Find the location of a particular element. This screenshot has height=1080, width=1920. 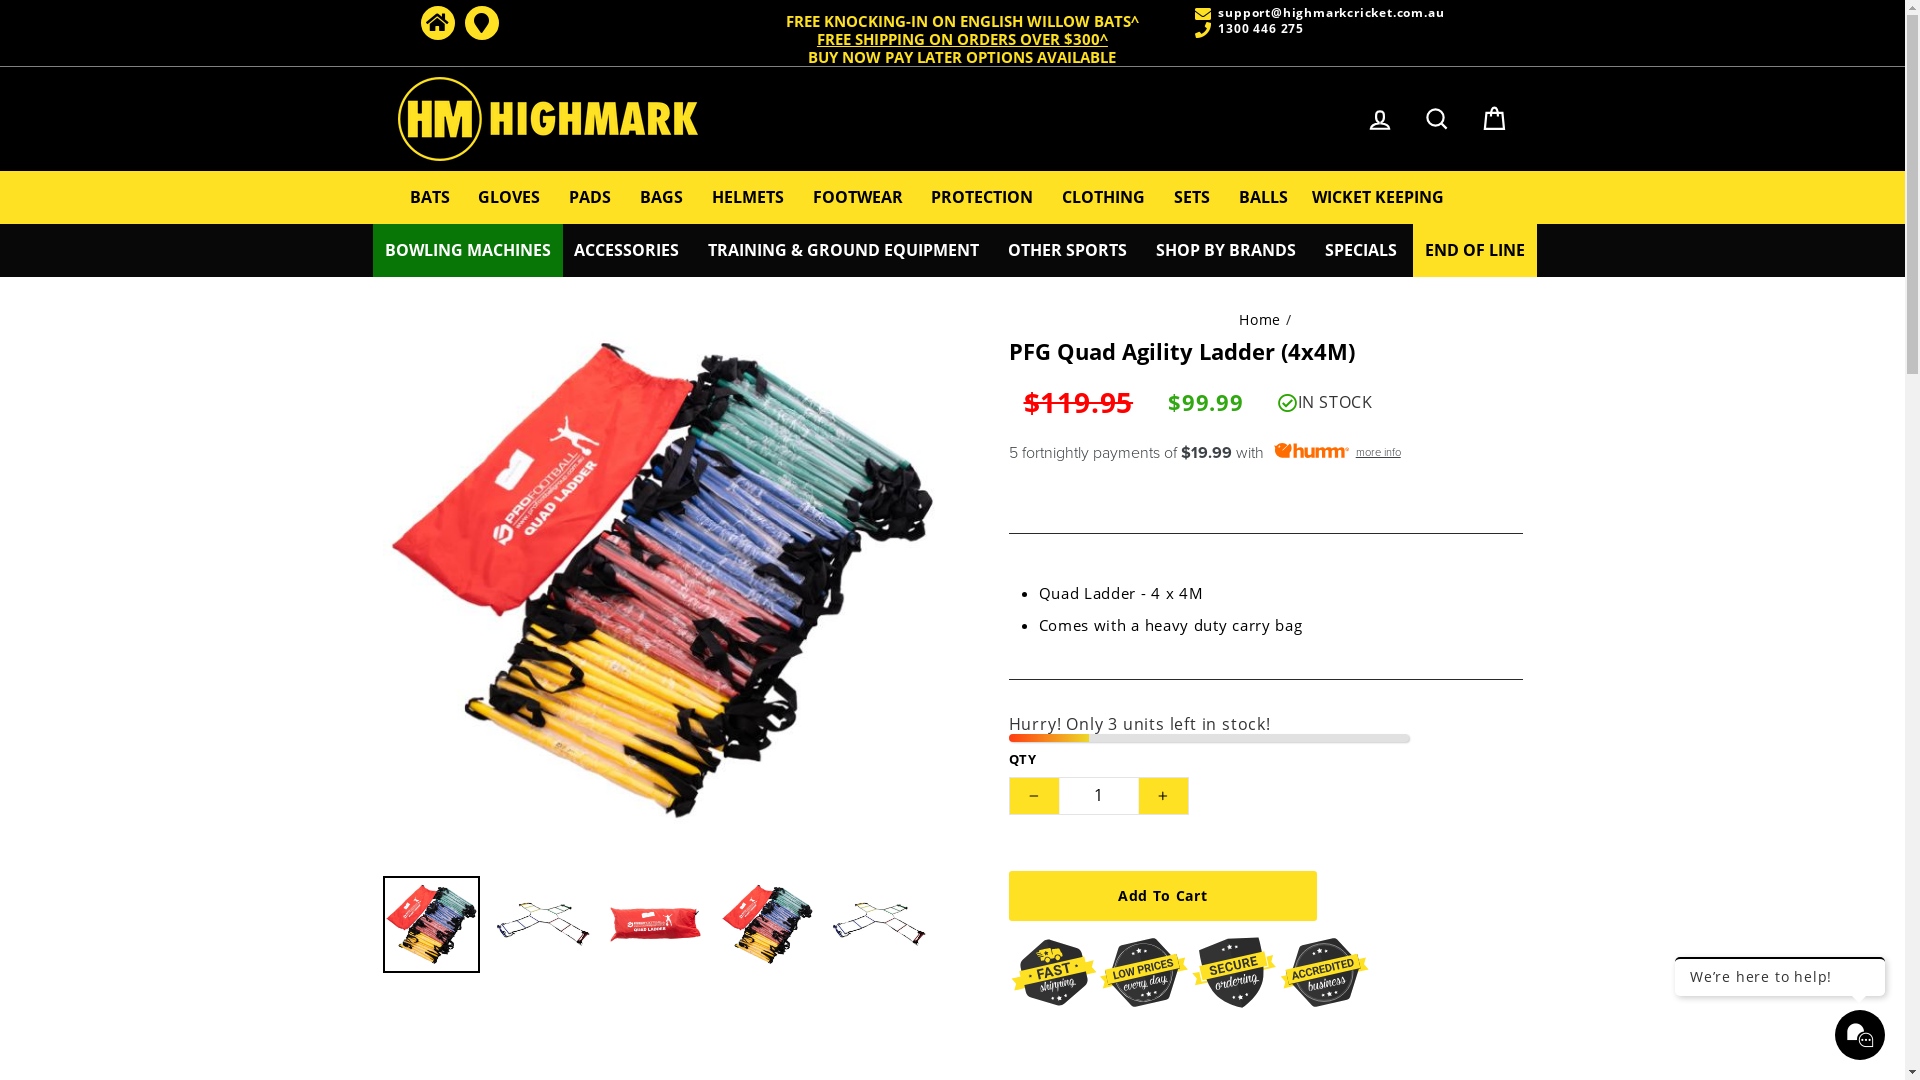

'WICKET KEEPING' is located at coordinates (1376, 197).